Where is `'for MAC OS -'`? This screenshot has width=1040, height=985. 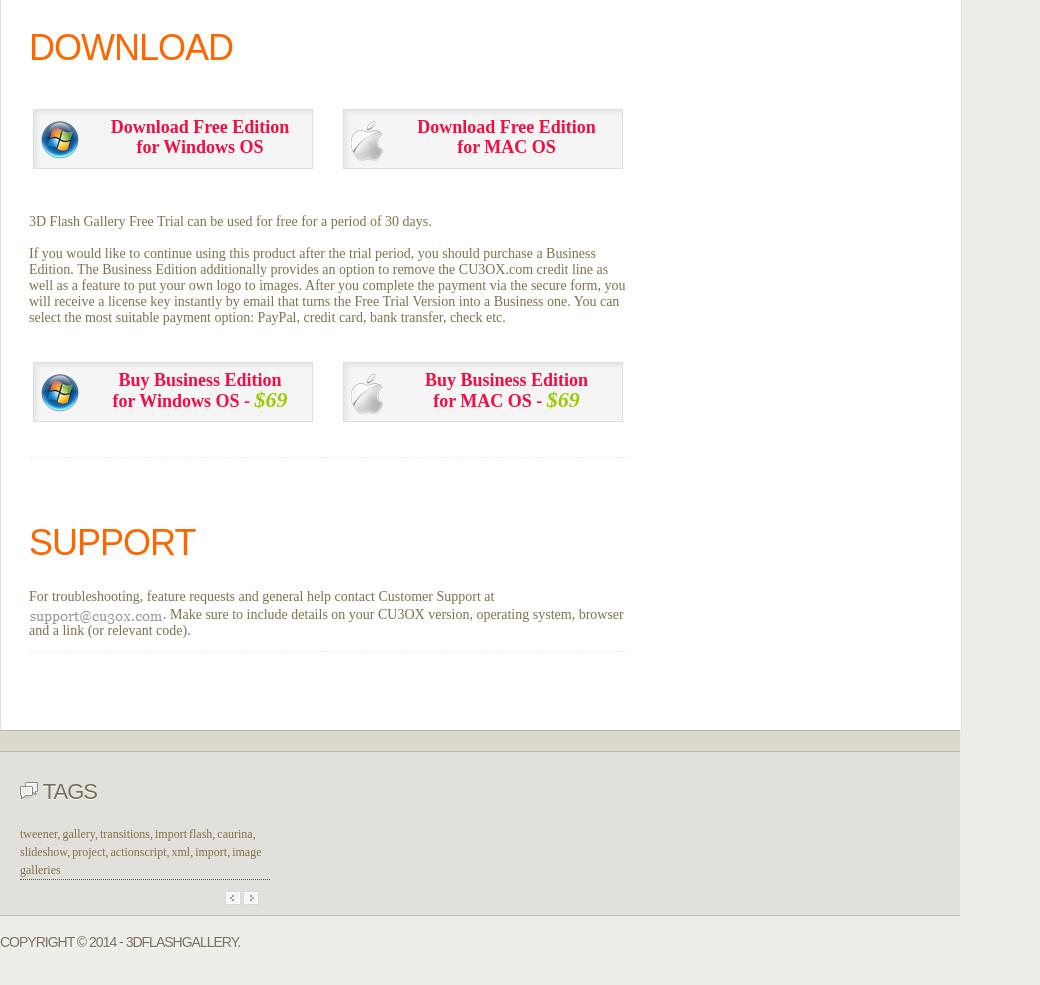 'for MAC OS -' is located at coordinates (489, 399).